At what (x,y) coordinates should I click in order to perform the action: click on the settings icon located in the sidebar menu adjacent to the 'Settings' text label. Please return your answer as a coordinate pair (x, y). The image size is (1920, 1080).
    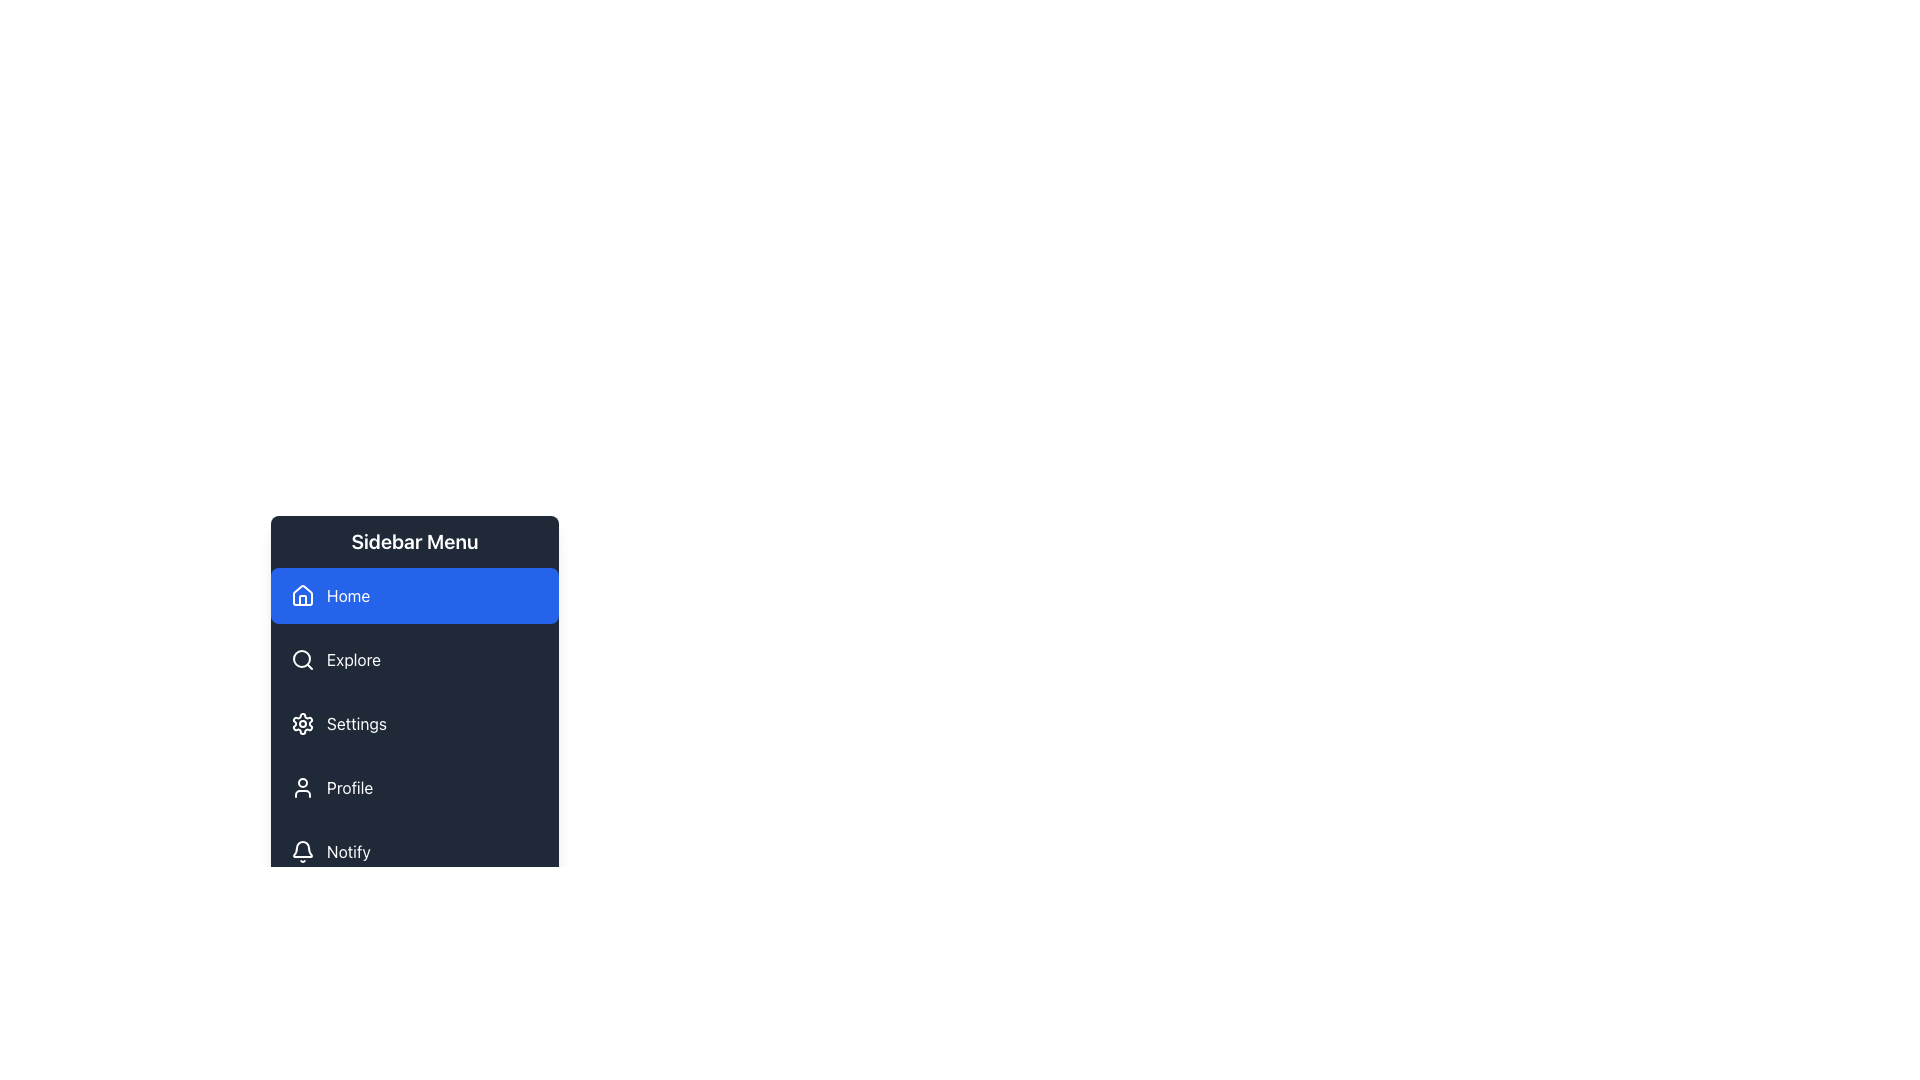
    Looking at the image, I should click on (301, 724).